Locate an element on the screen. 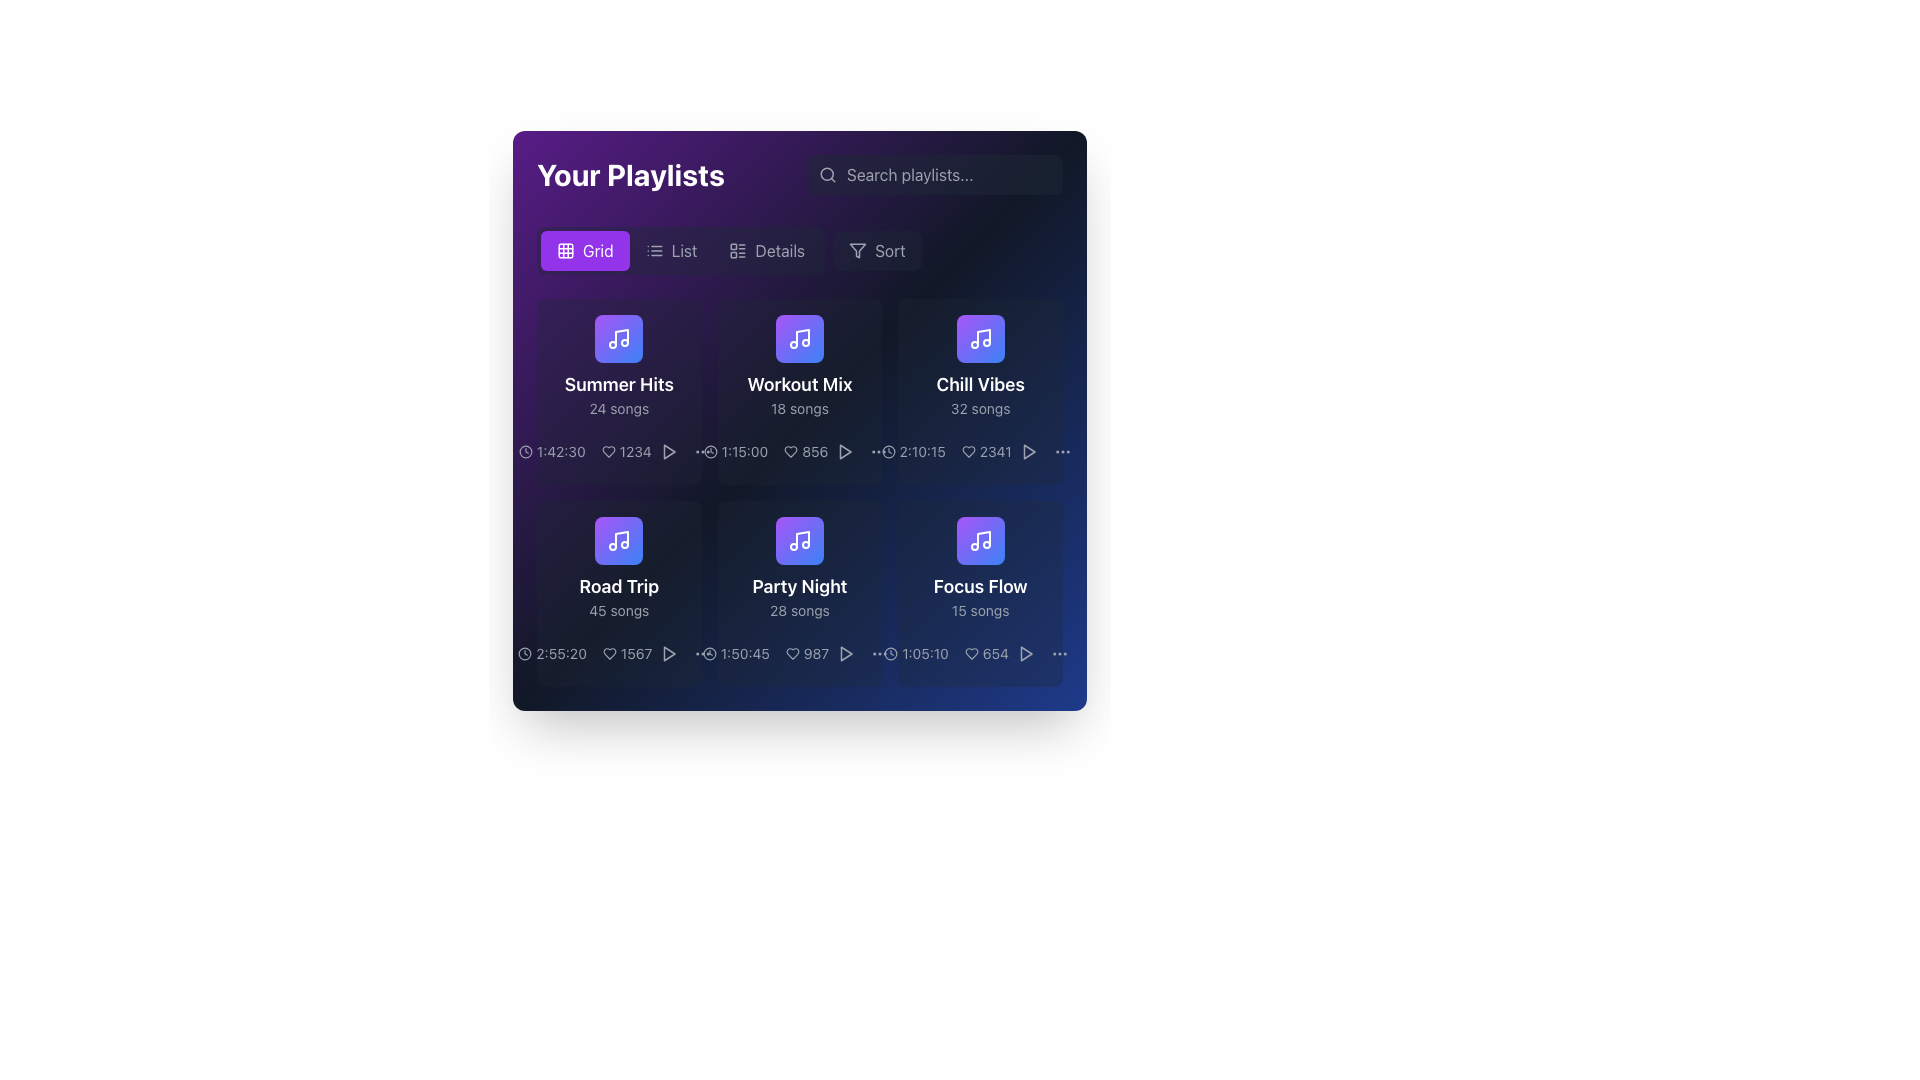 The height and width of the screenshot is (1080, 1920). the 'Focus Flow' playlist icon, which is represented by a musical note symbol and located in the bottom right corner of the grid layout is located at coordinates (980, 540).